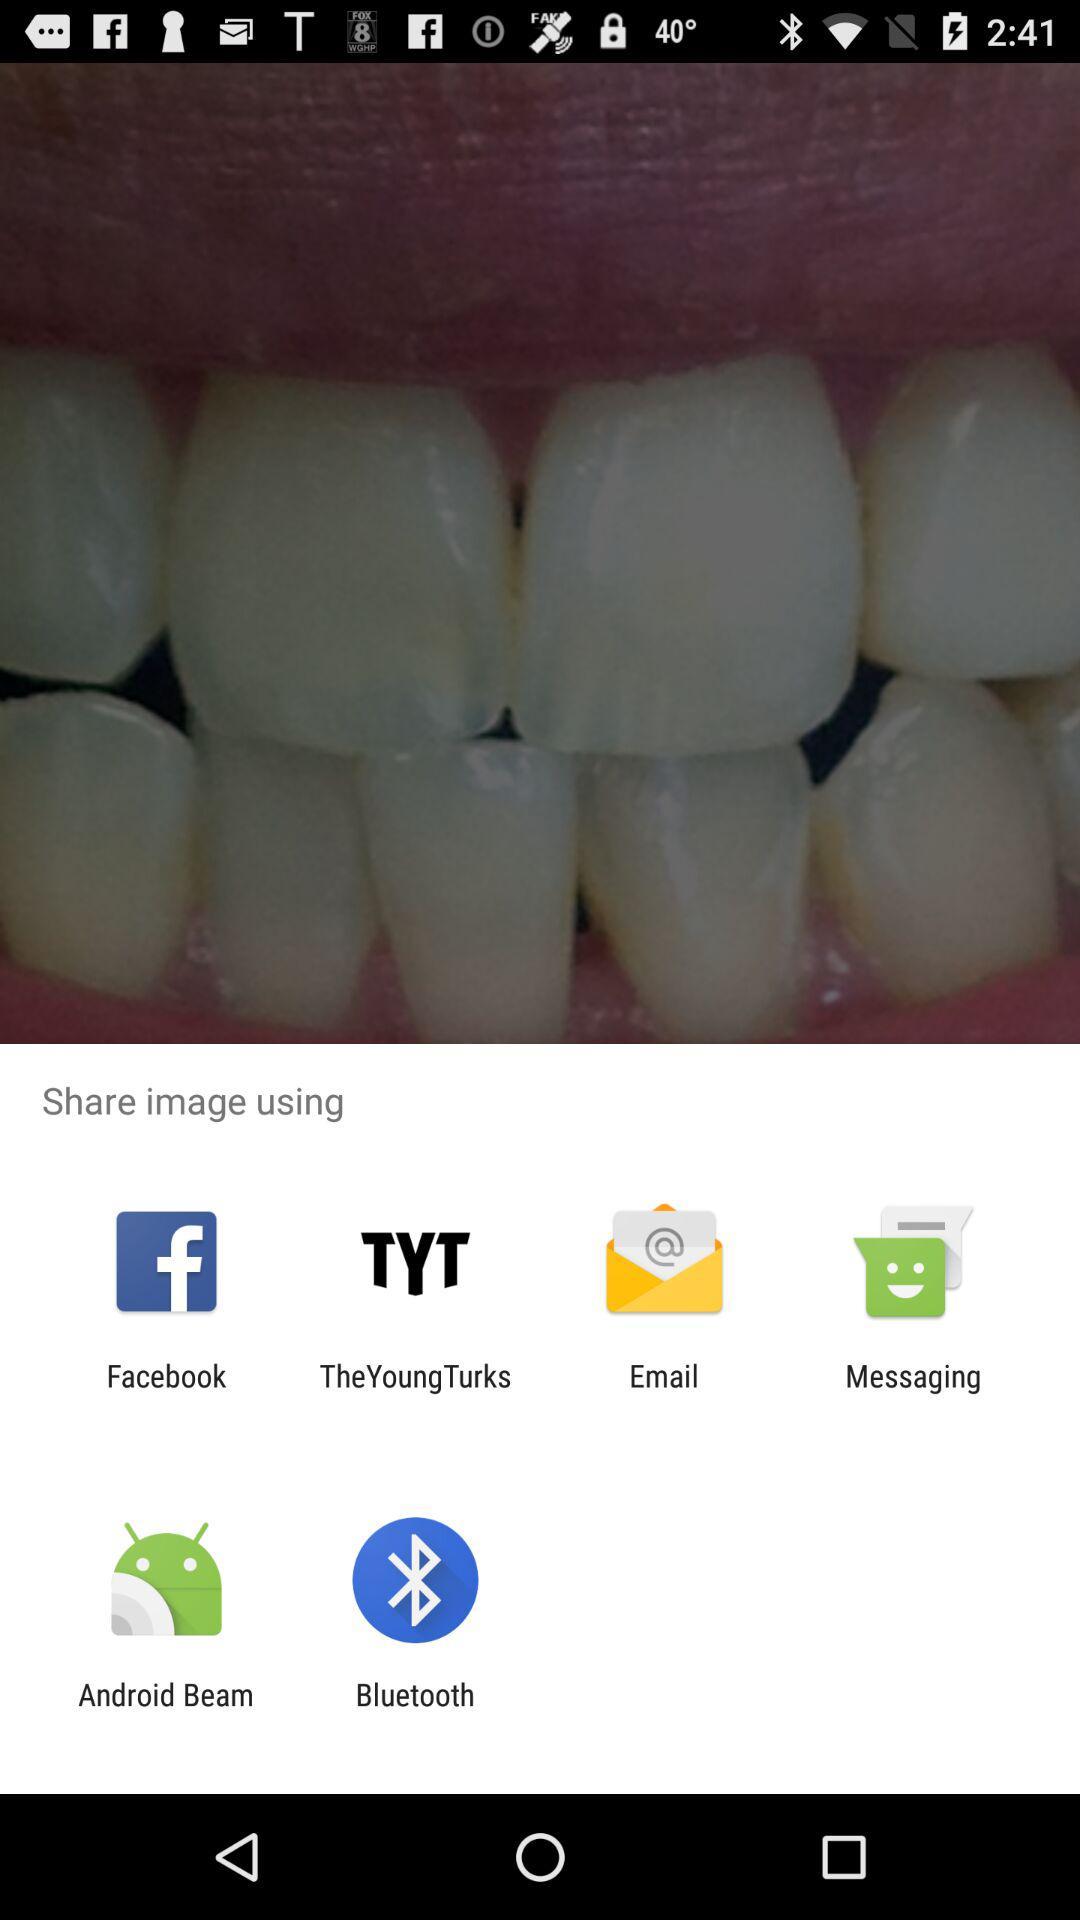 The width and height of the screenshot is (1080, 1920). I want to click on the app to the right of the email icon, so click(913, 1392).